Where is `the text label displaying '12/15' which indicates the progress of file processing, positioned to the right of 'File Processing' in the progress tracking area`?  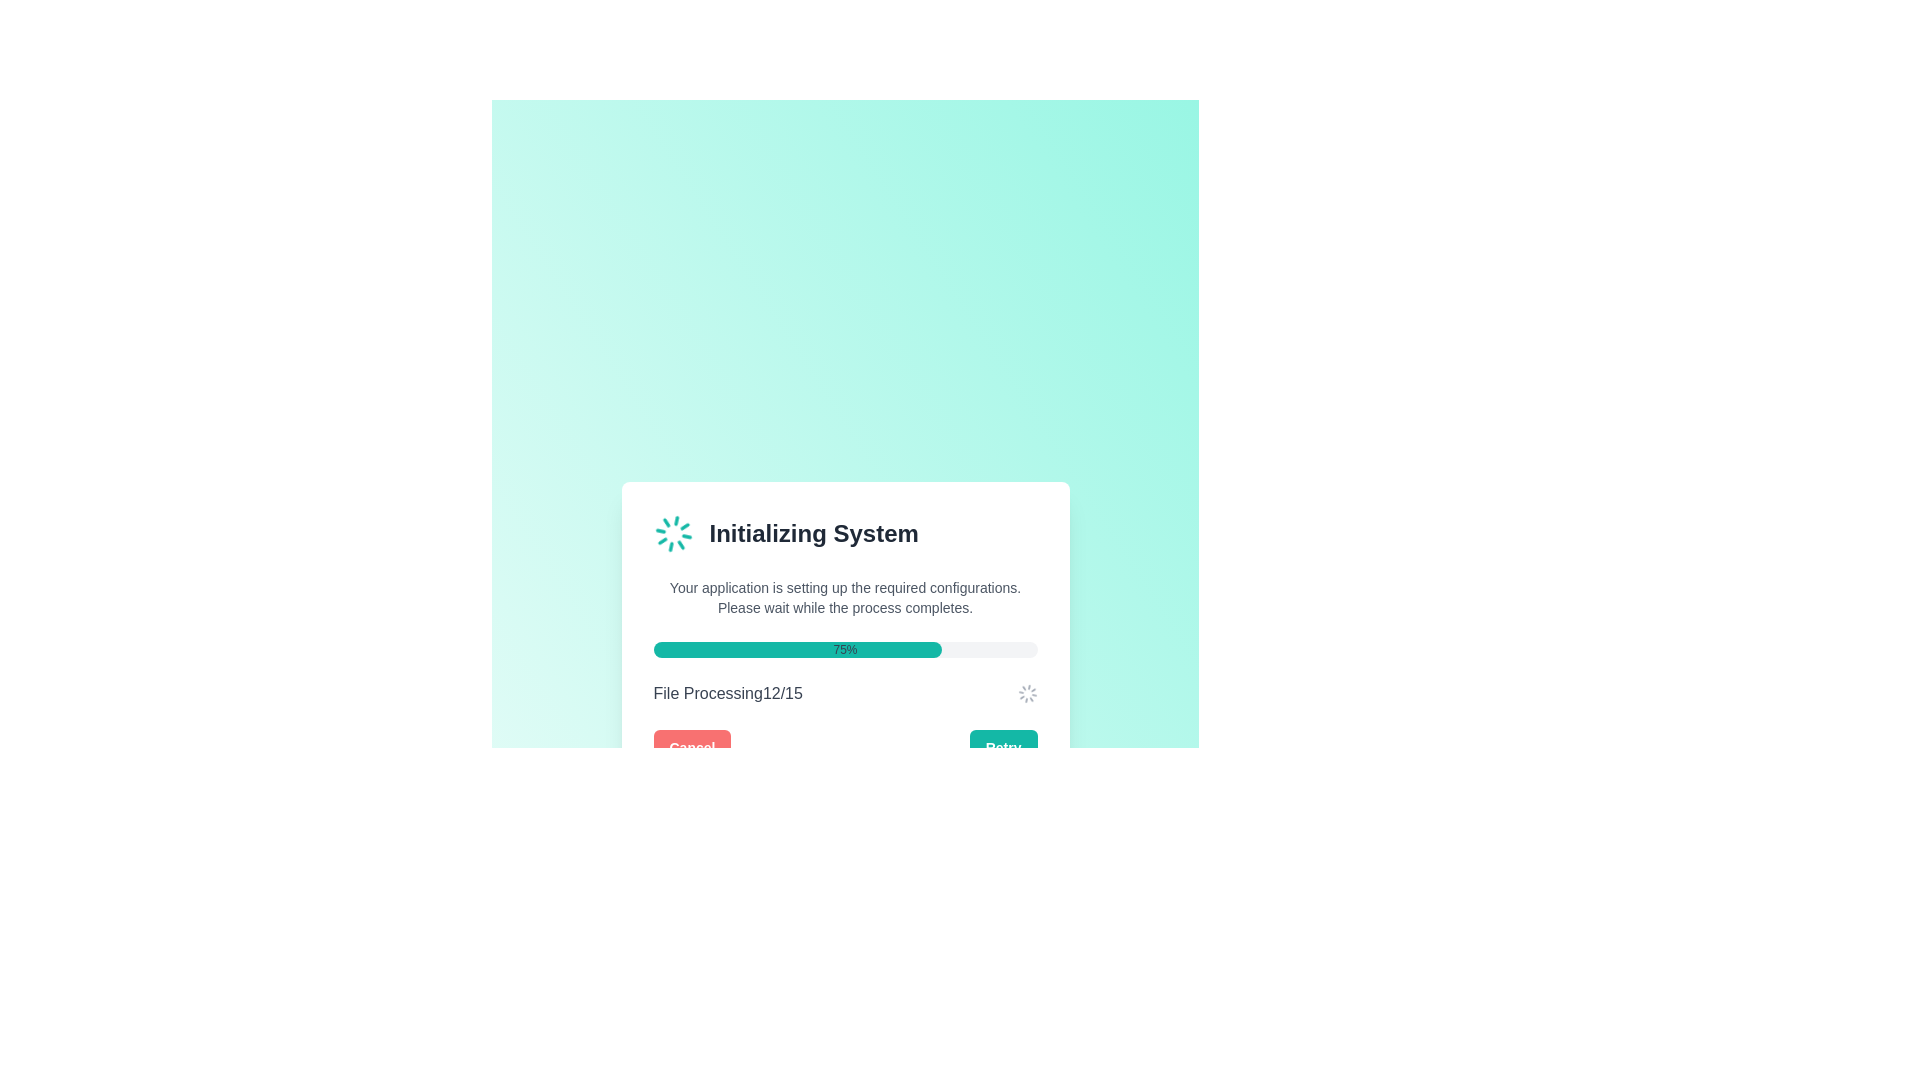
the text label displaying '12/15' which indicates the progress of file processing, positioned to the right of 'File Processing' in the progress tracking area is located at coordinates (781, 693).